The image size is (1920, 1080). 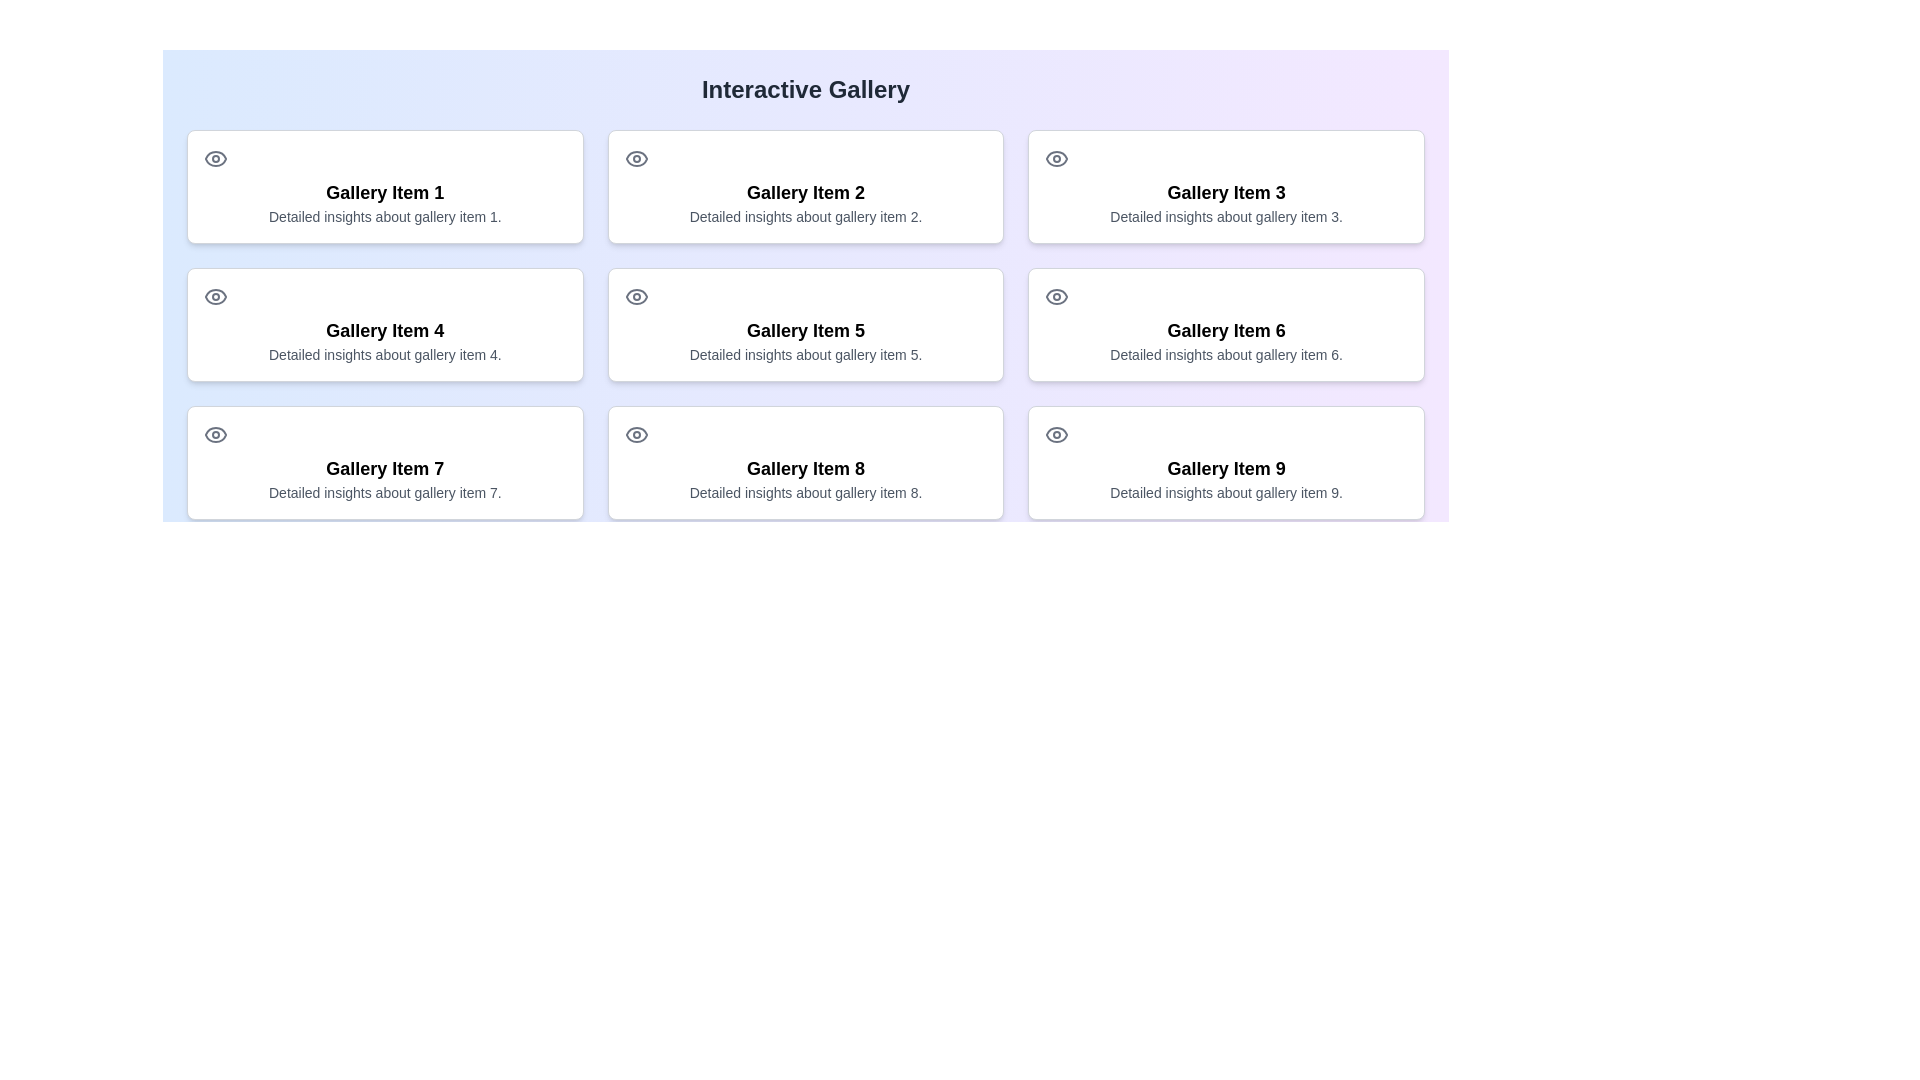 What do you see at coordinates (216, 434) in the screenshot?
I see `the eye icon vector graphic located in the third card of the leftmost column in the SVG illustration` at bounding box center [216, 434].